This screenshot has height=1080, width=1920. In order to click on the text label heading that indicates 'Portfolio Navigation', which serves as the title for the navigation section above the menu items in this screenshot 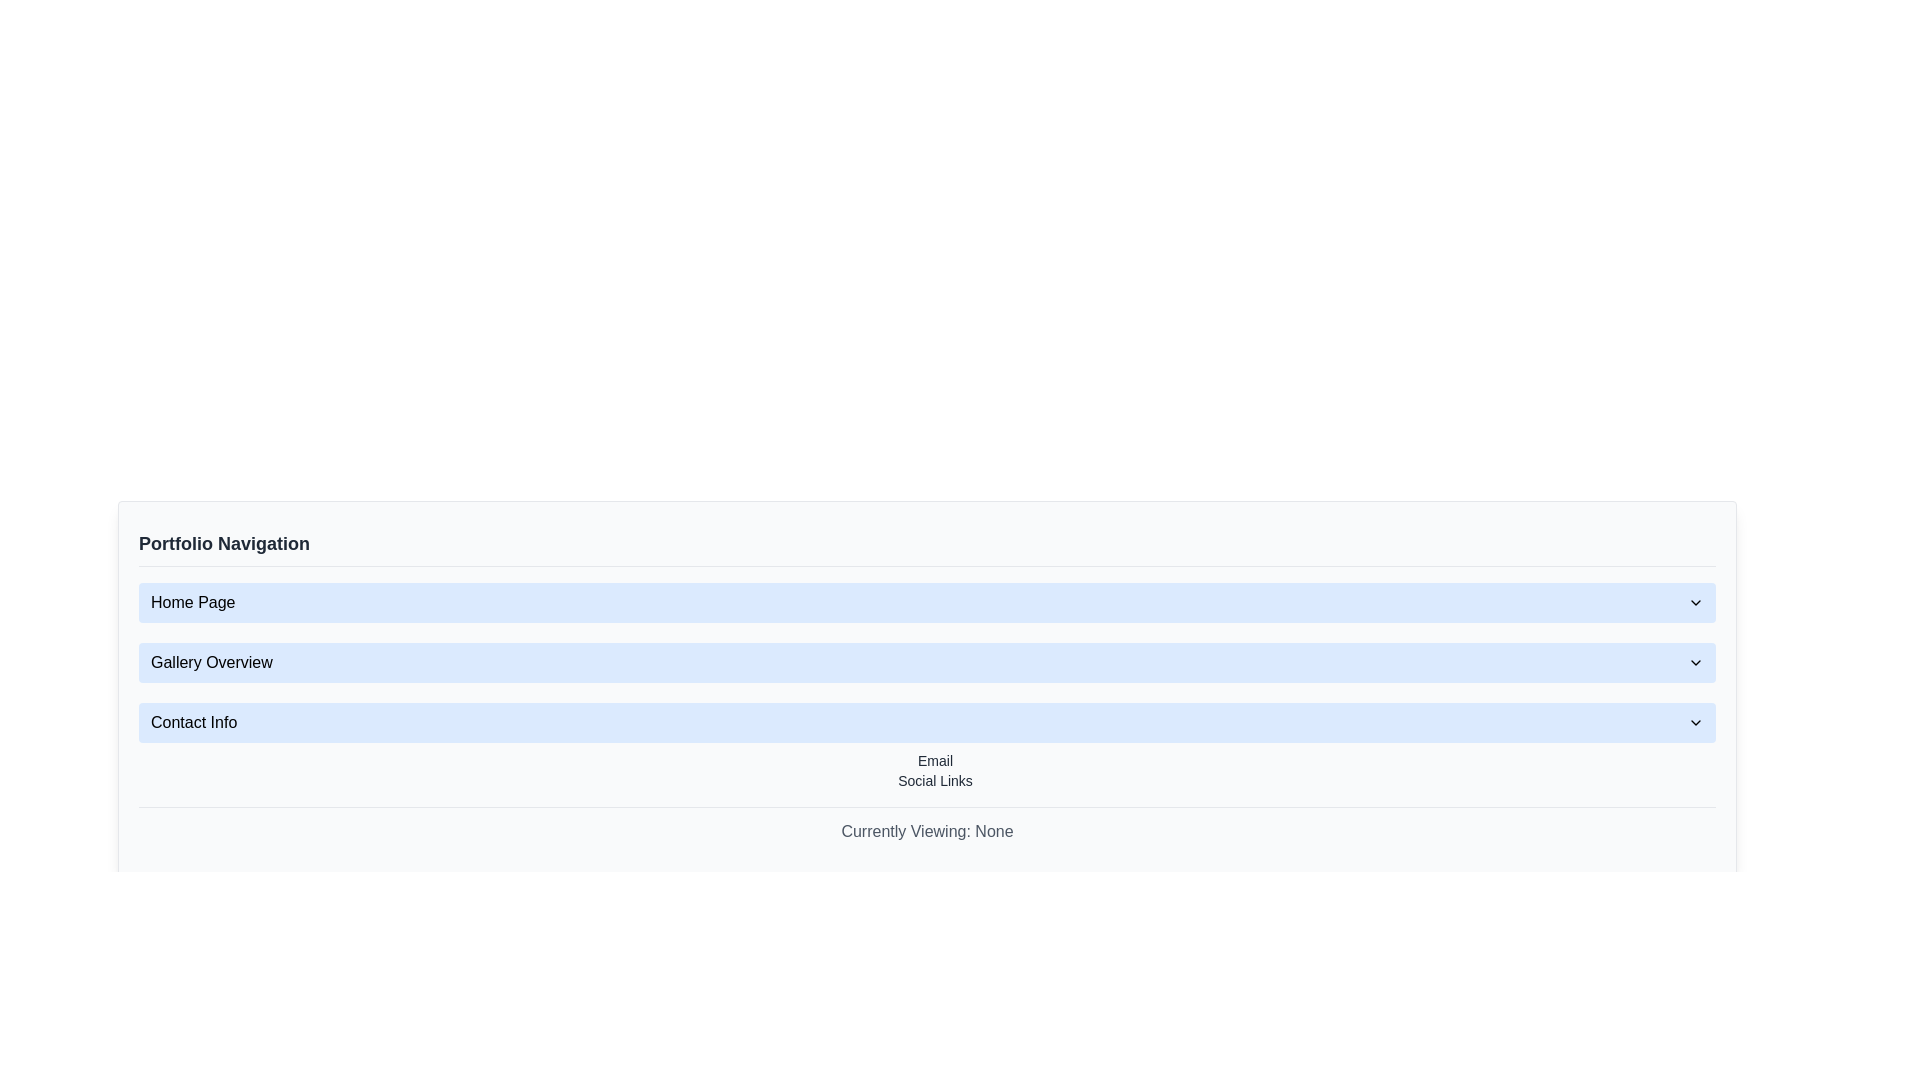, I will do `click(224, 543)`.